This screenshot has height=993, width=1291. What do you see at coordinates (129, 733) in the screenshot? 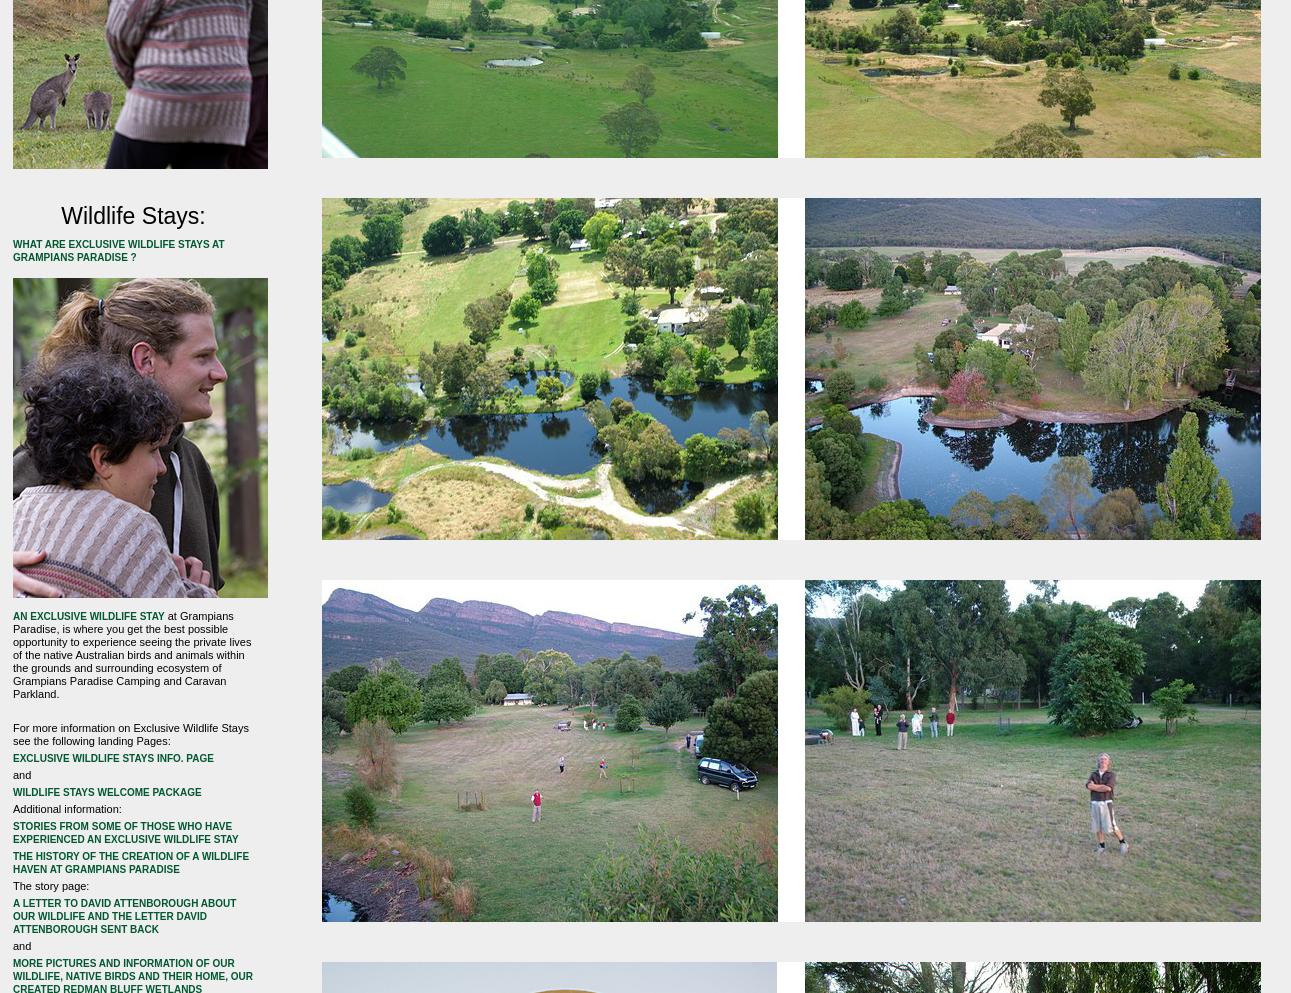
I see `'For more information on Exclusive Wildlife Stays see the following landing Pages:'` at bounding box center [129, 733].